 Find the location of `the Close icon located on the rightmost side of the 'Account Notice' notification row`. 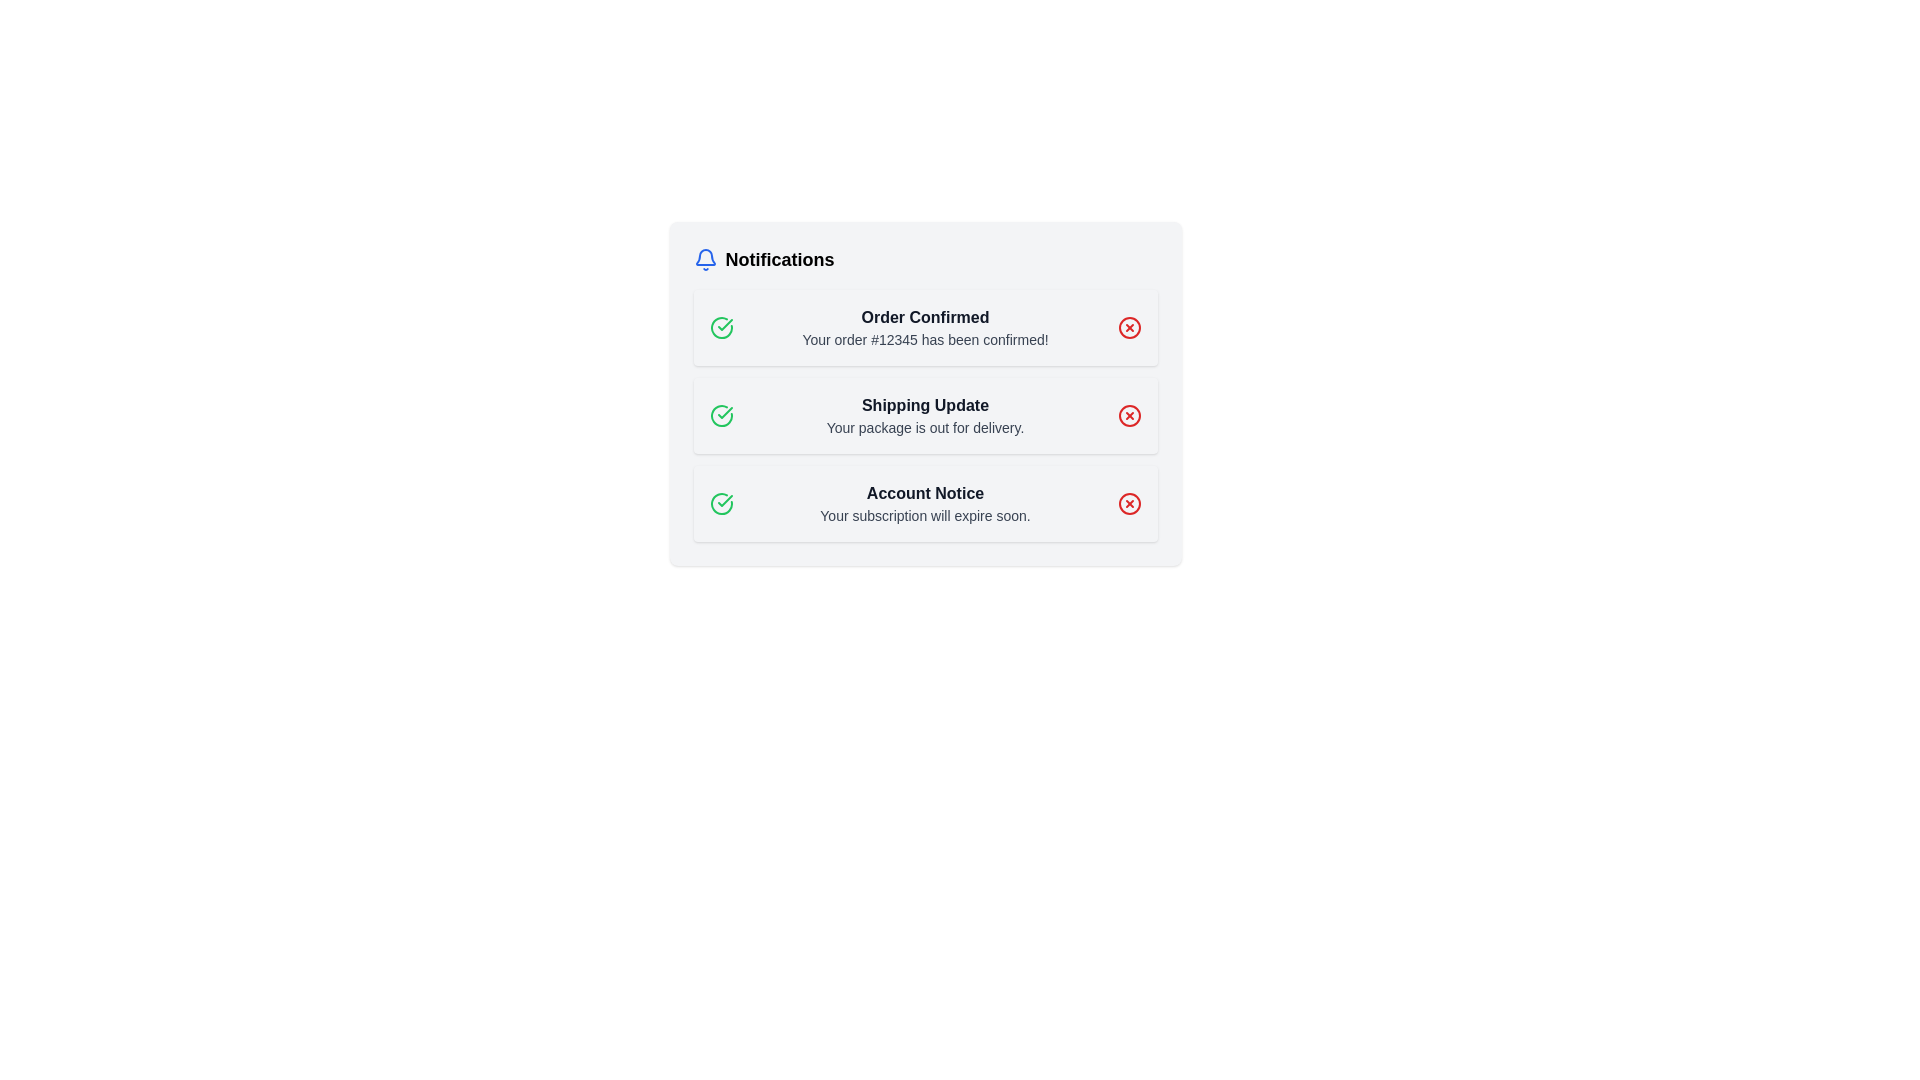

the Close icon located on the rightmost side of the 'Account Notice' notification row is located at coordinates (1129, 503).